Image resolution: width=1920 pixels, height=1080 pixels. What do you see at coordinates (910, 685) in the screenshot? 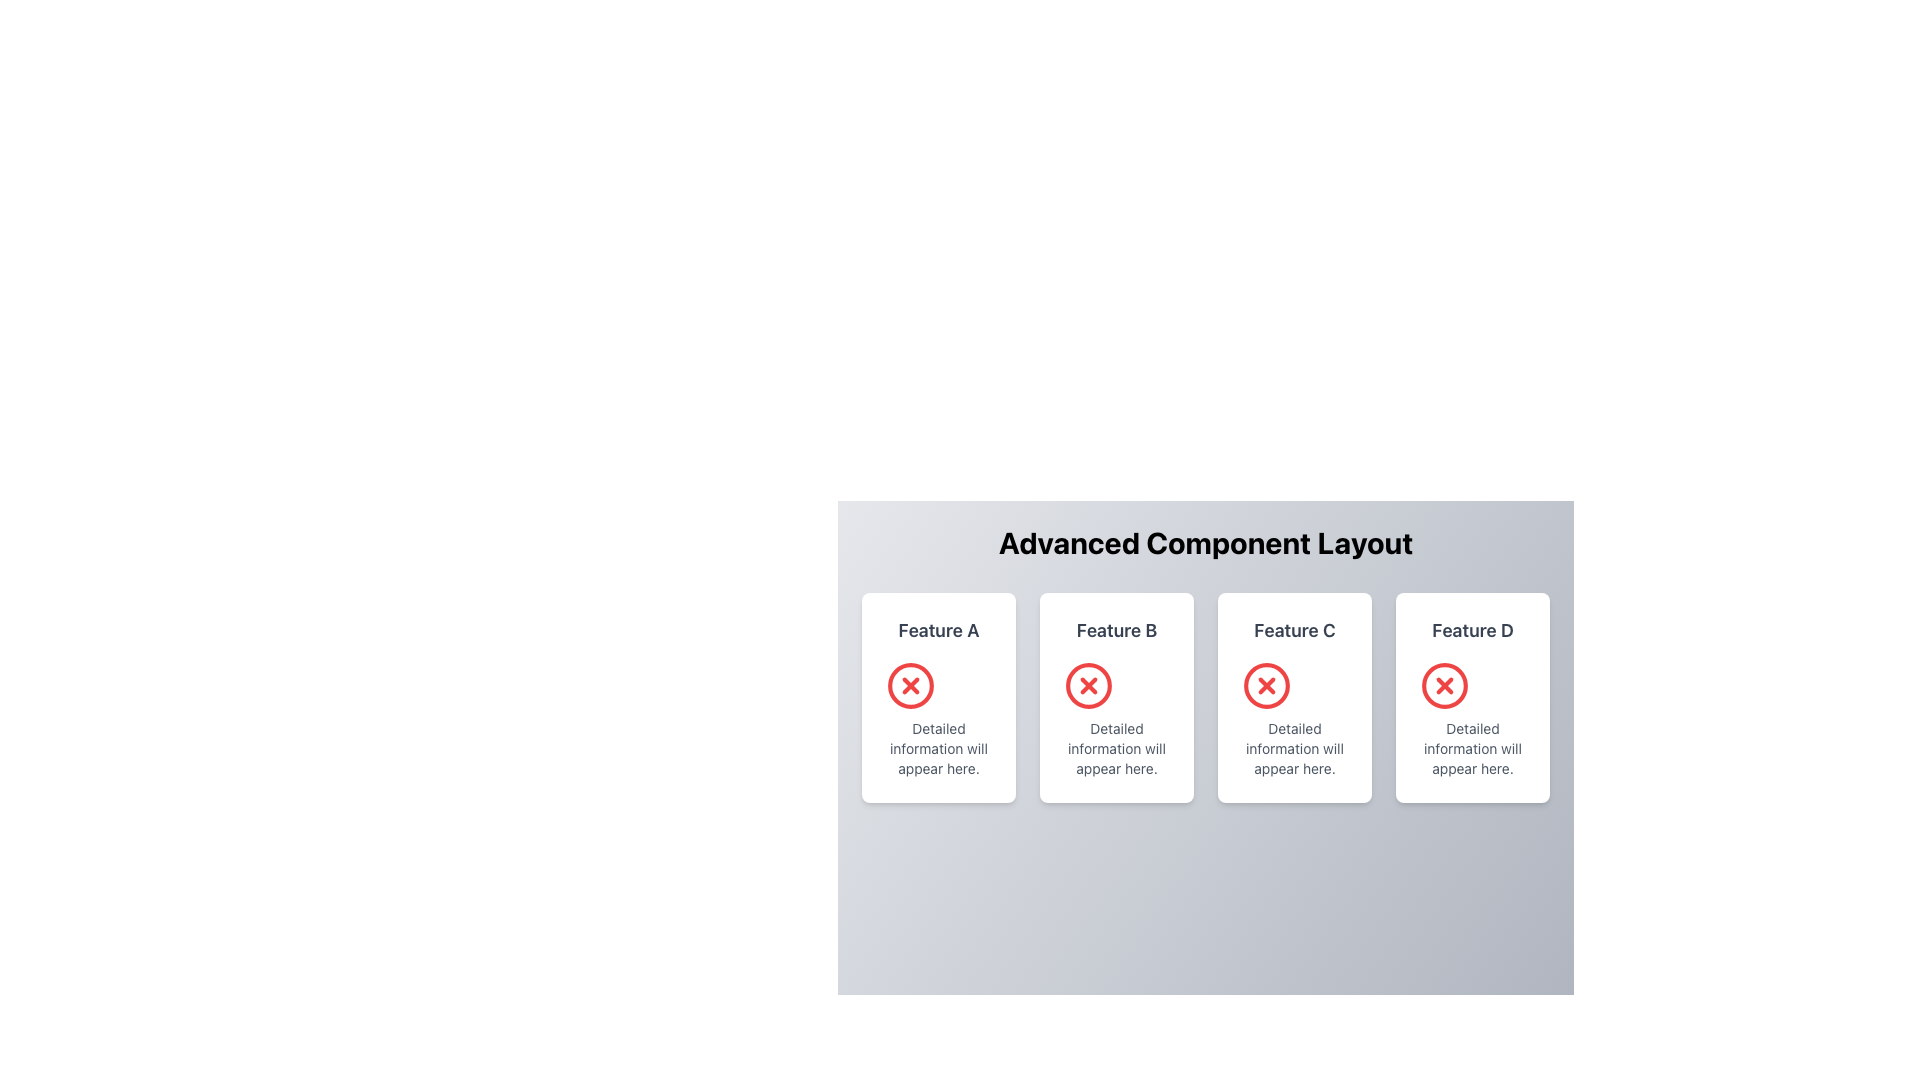
I see `the circular icon element that outlines the cross (X) symbol in the first card labeled 'Feature A'` at bounding box center [910, 685].